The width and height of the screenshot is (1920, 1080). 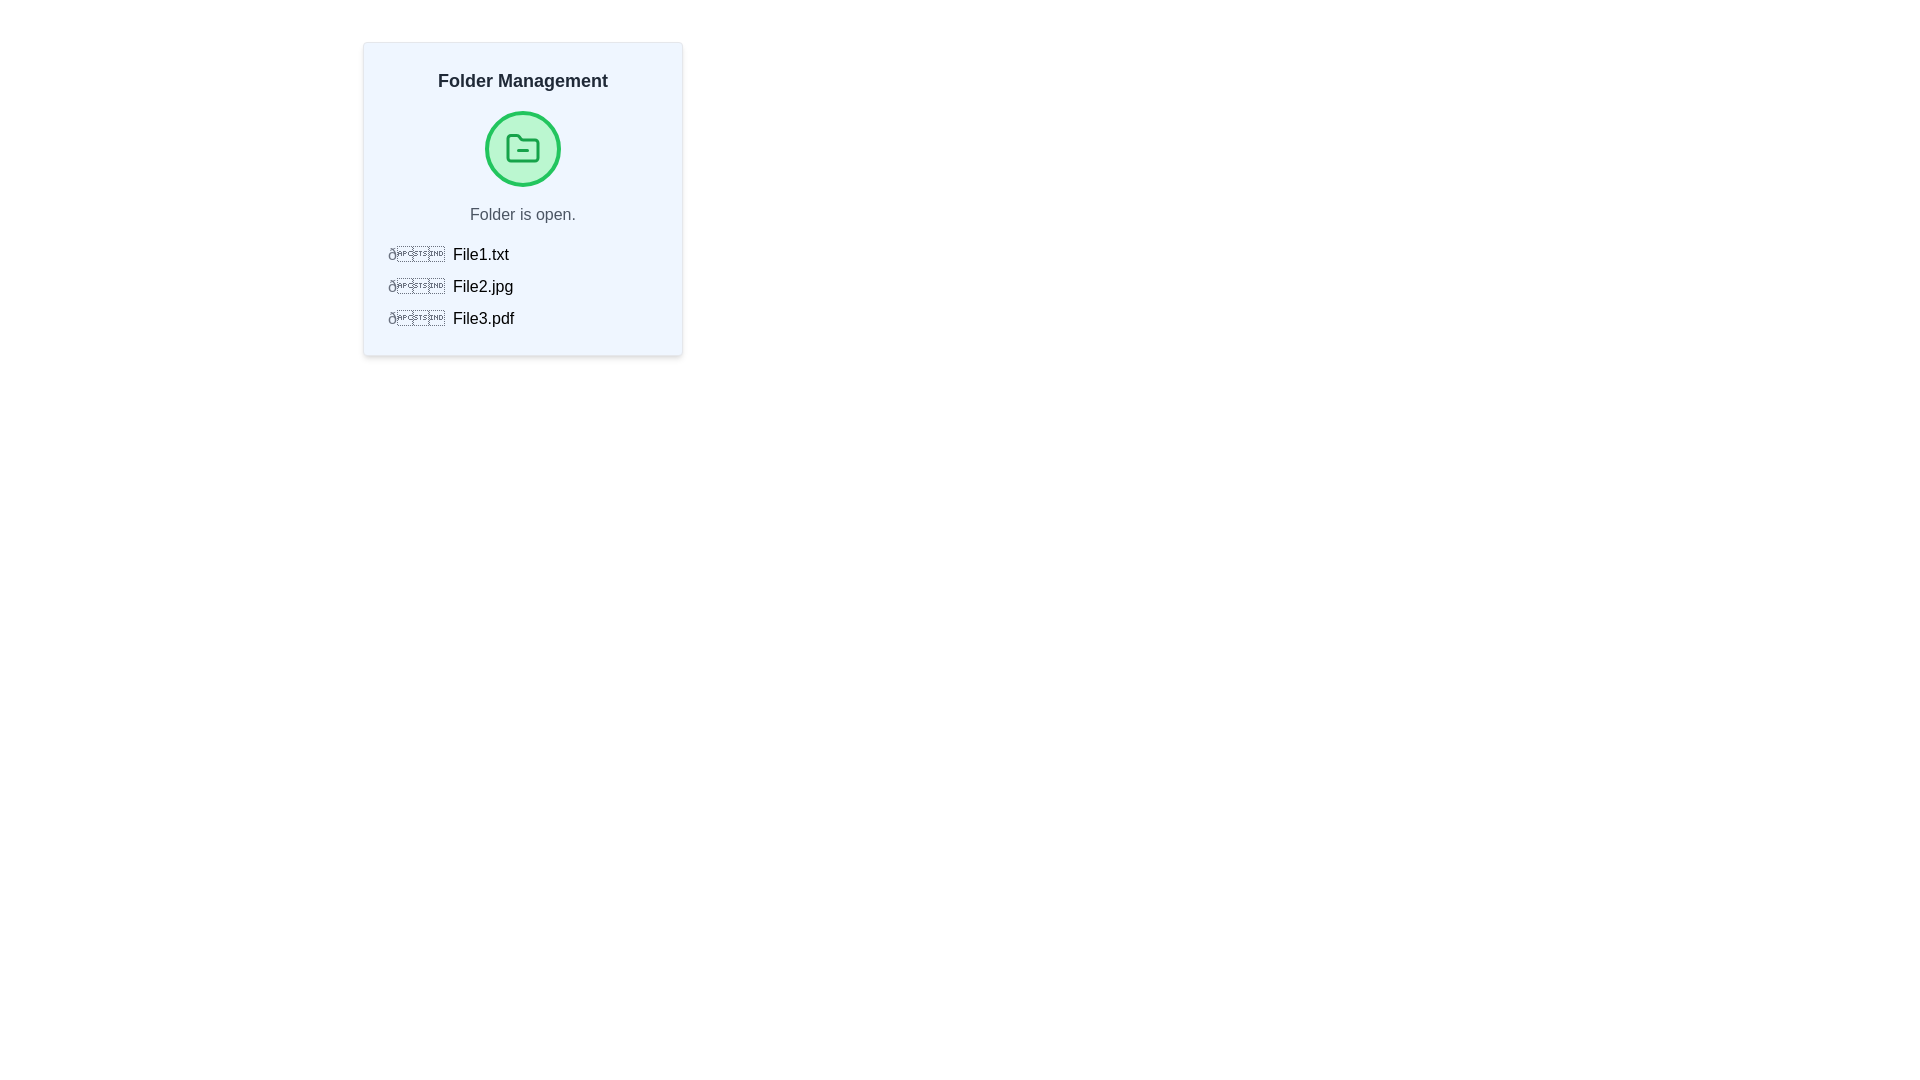 What do you see at coordinates (523, 148) in the screenshot?
I see `the green-outlined folder icon with a minus symbol, located within a green circular frame in the 'Folder Management' section` at bounding box center [523, 148].